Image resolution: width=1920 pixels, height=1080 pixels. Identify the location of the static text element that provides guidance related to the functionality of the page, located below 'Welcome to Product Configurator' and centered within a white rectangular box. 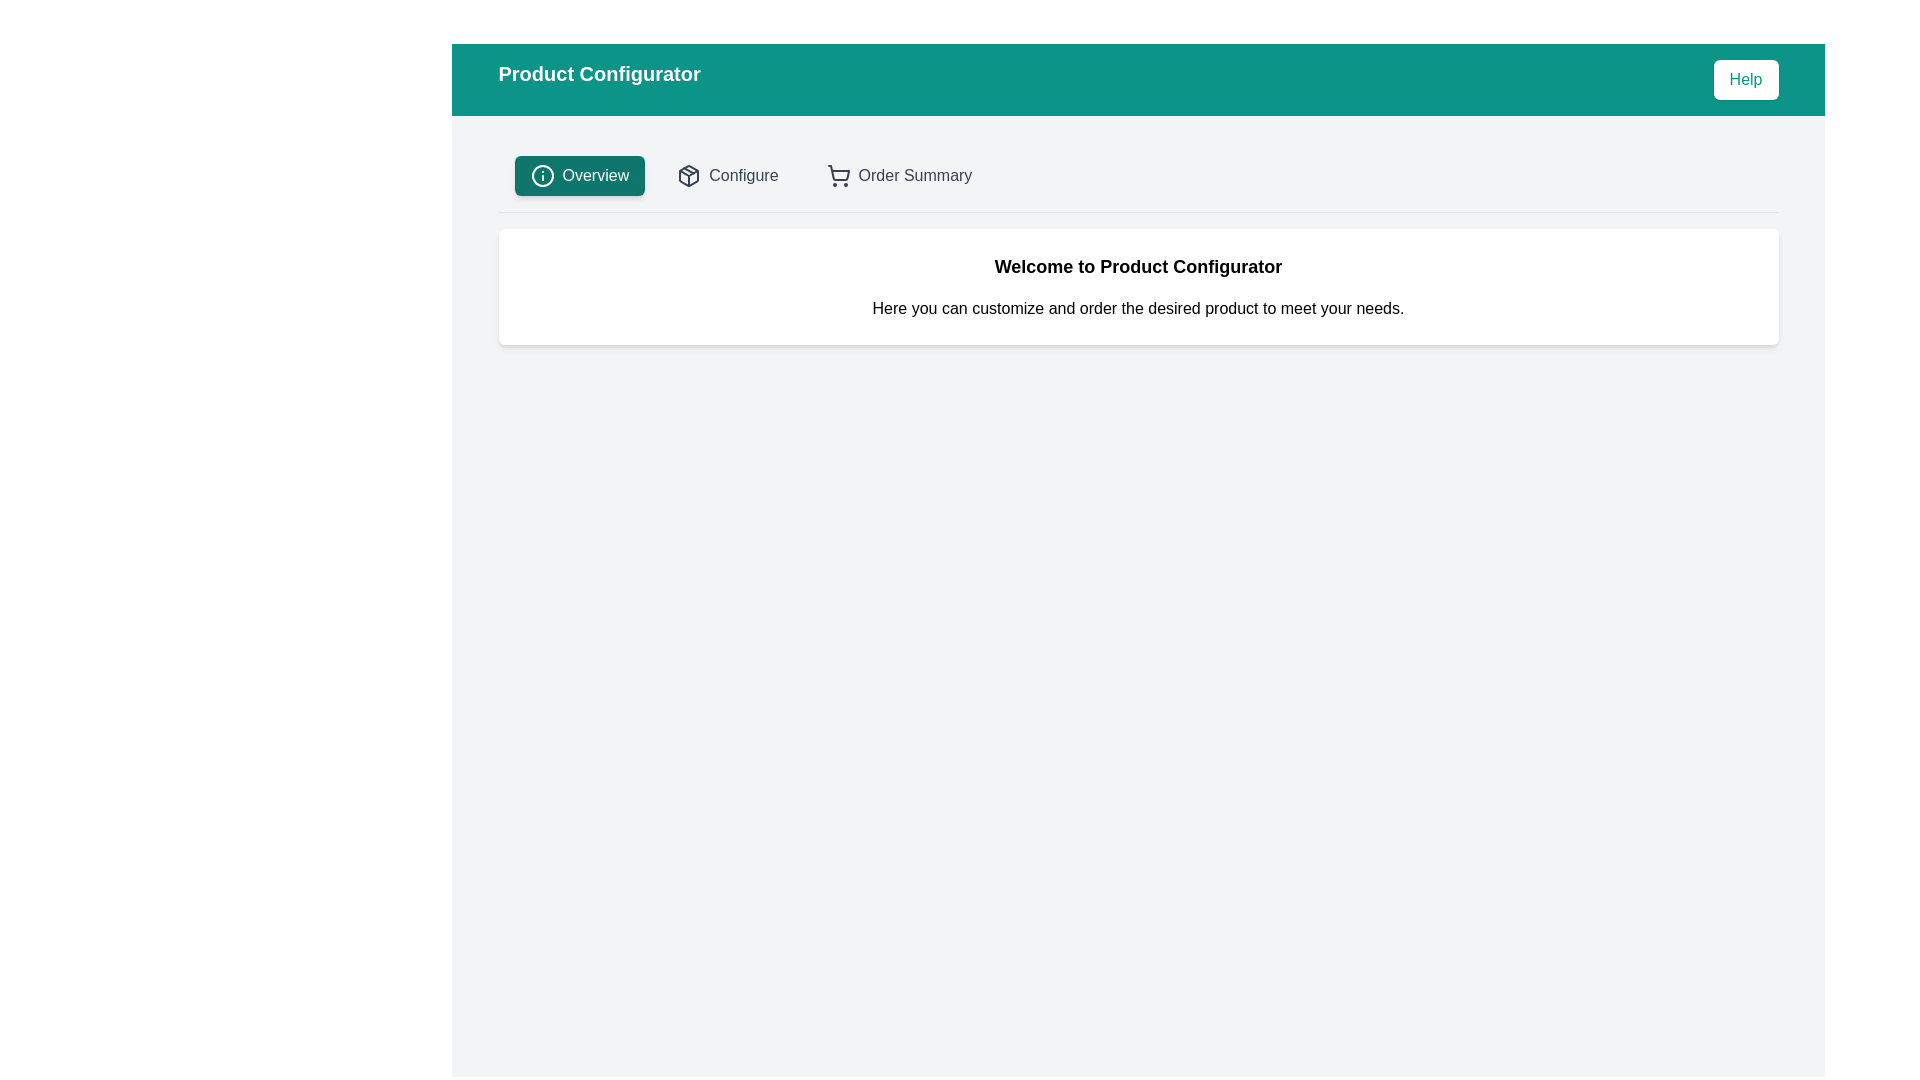
(1138, 308).